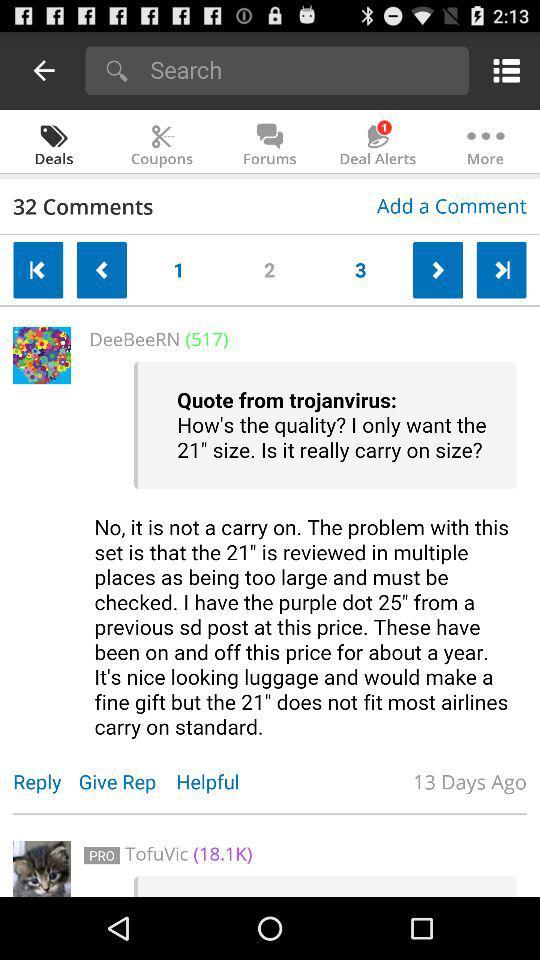 The image size is (540, 960). What do you see at coordinates (44, 70) in the screenshot?
I see `previous page` at bounding box center [44, 70].